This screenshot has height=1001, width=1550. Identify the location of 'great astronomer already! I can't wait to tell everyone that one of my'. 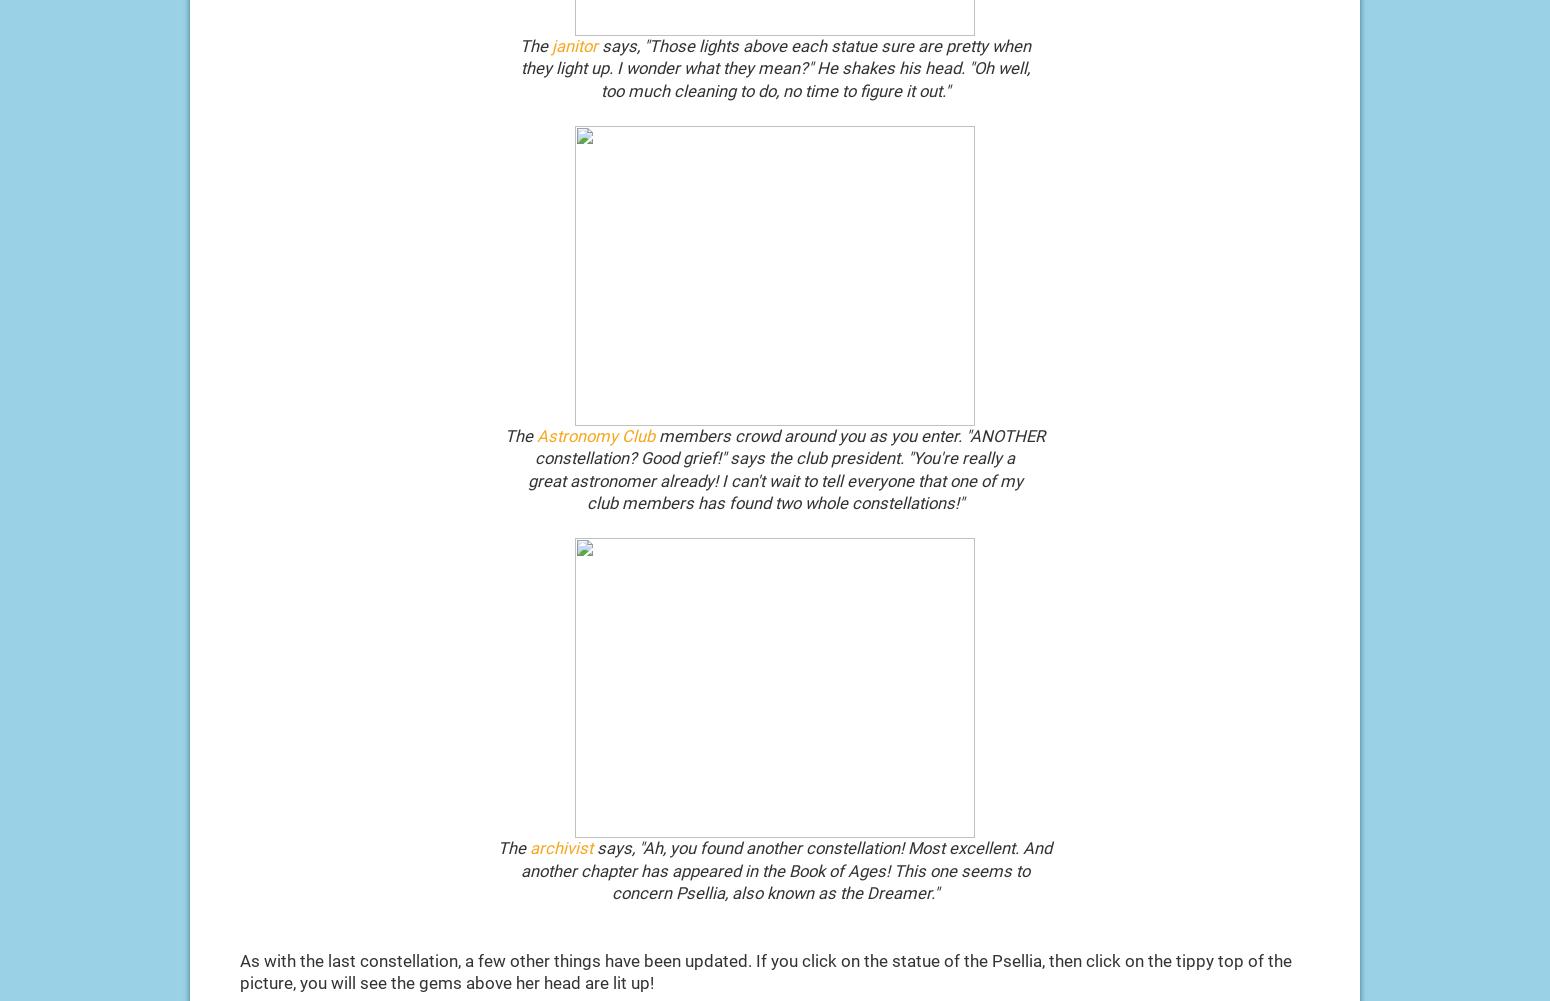
(774, 480).